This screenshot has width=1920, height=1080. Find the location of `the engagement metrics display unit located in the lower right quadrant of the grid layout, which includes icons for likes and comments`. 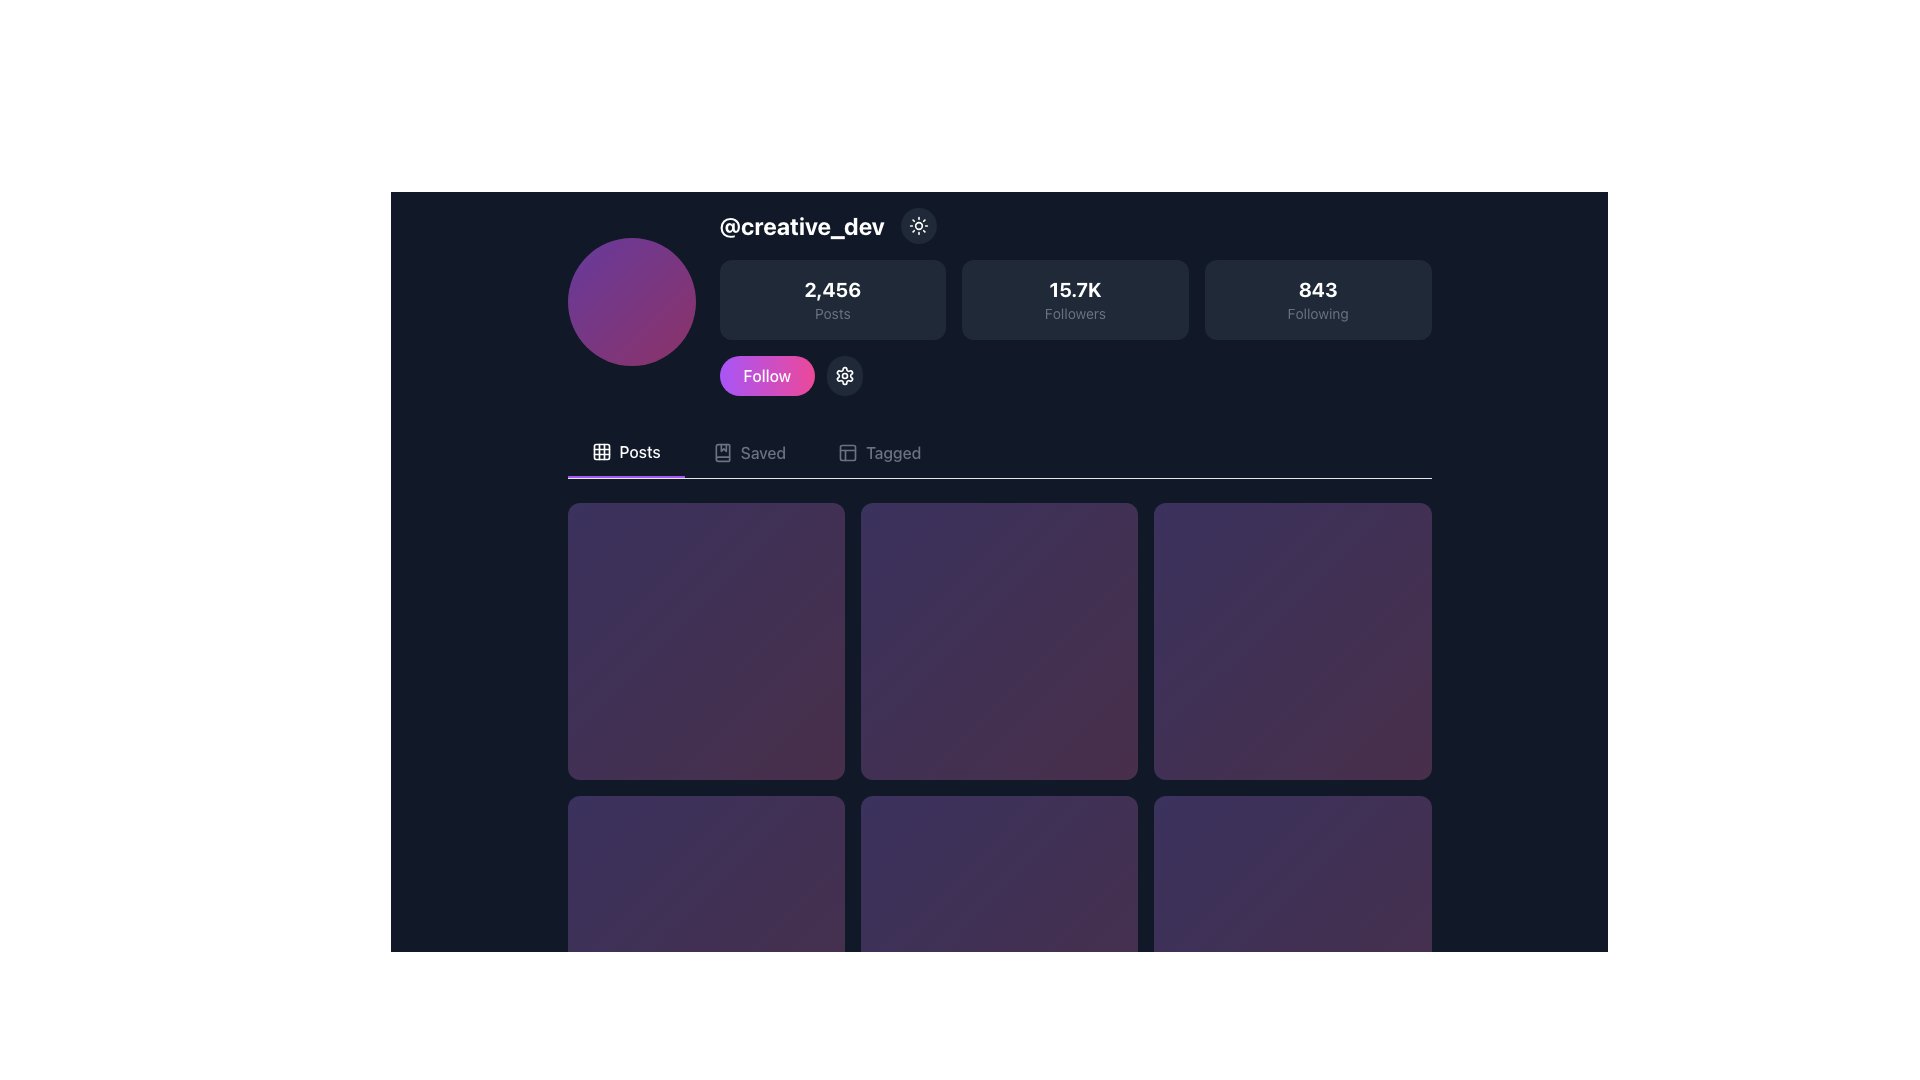

the engagement metrics display unit located in the lower right quadrant of the grid layout, which includes icons for likes and comments is located at coordinates (1292, 935).